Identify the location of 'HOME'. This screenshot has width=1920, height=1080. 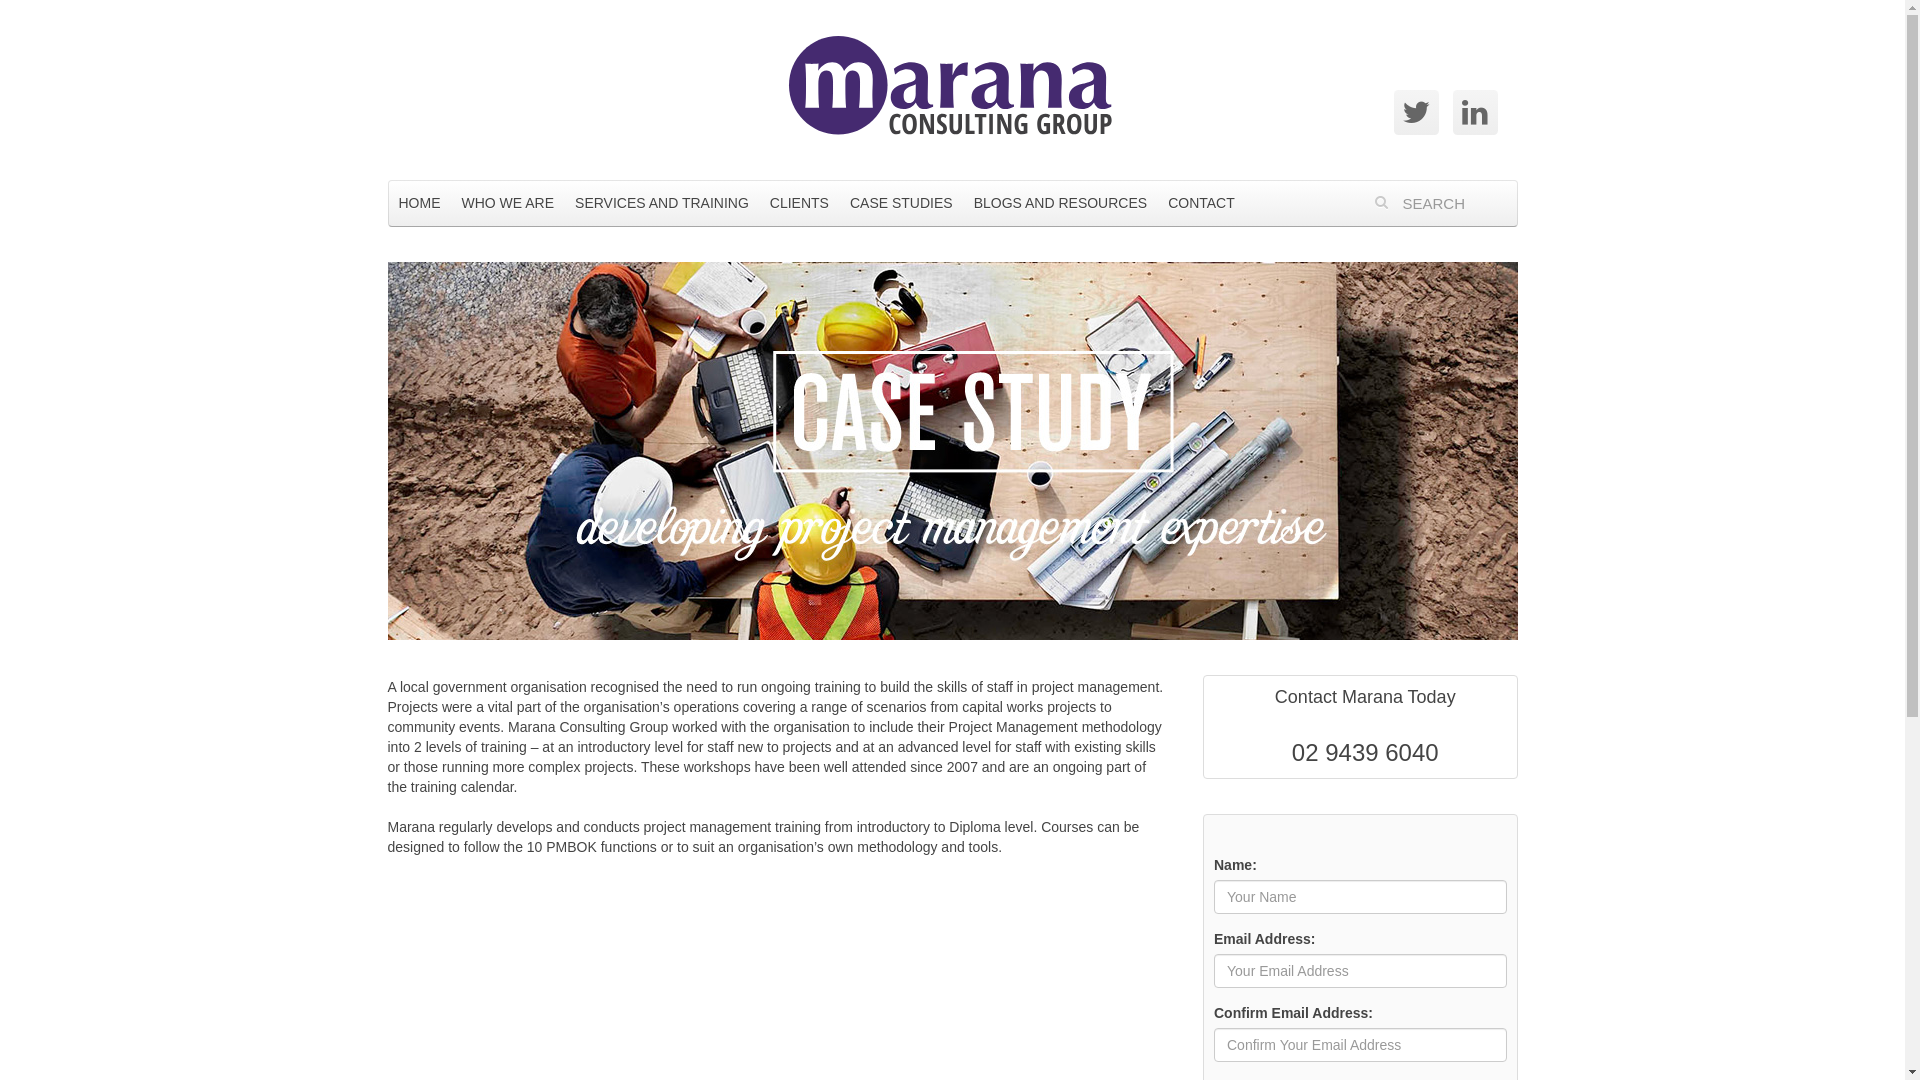
(419, 203).